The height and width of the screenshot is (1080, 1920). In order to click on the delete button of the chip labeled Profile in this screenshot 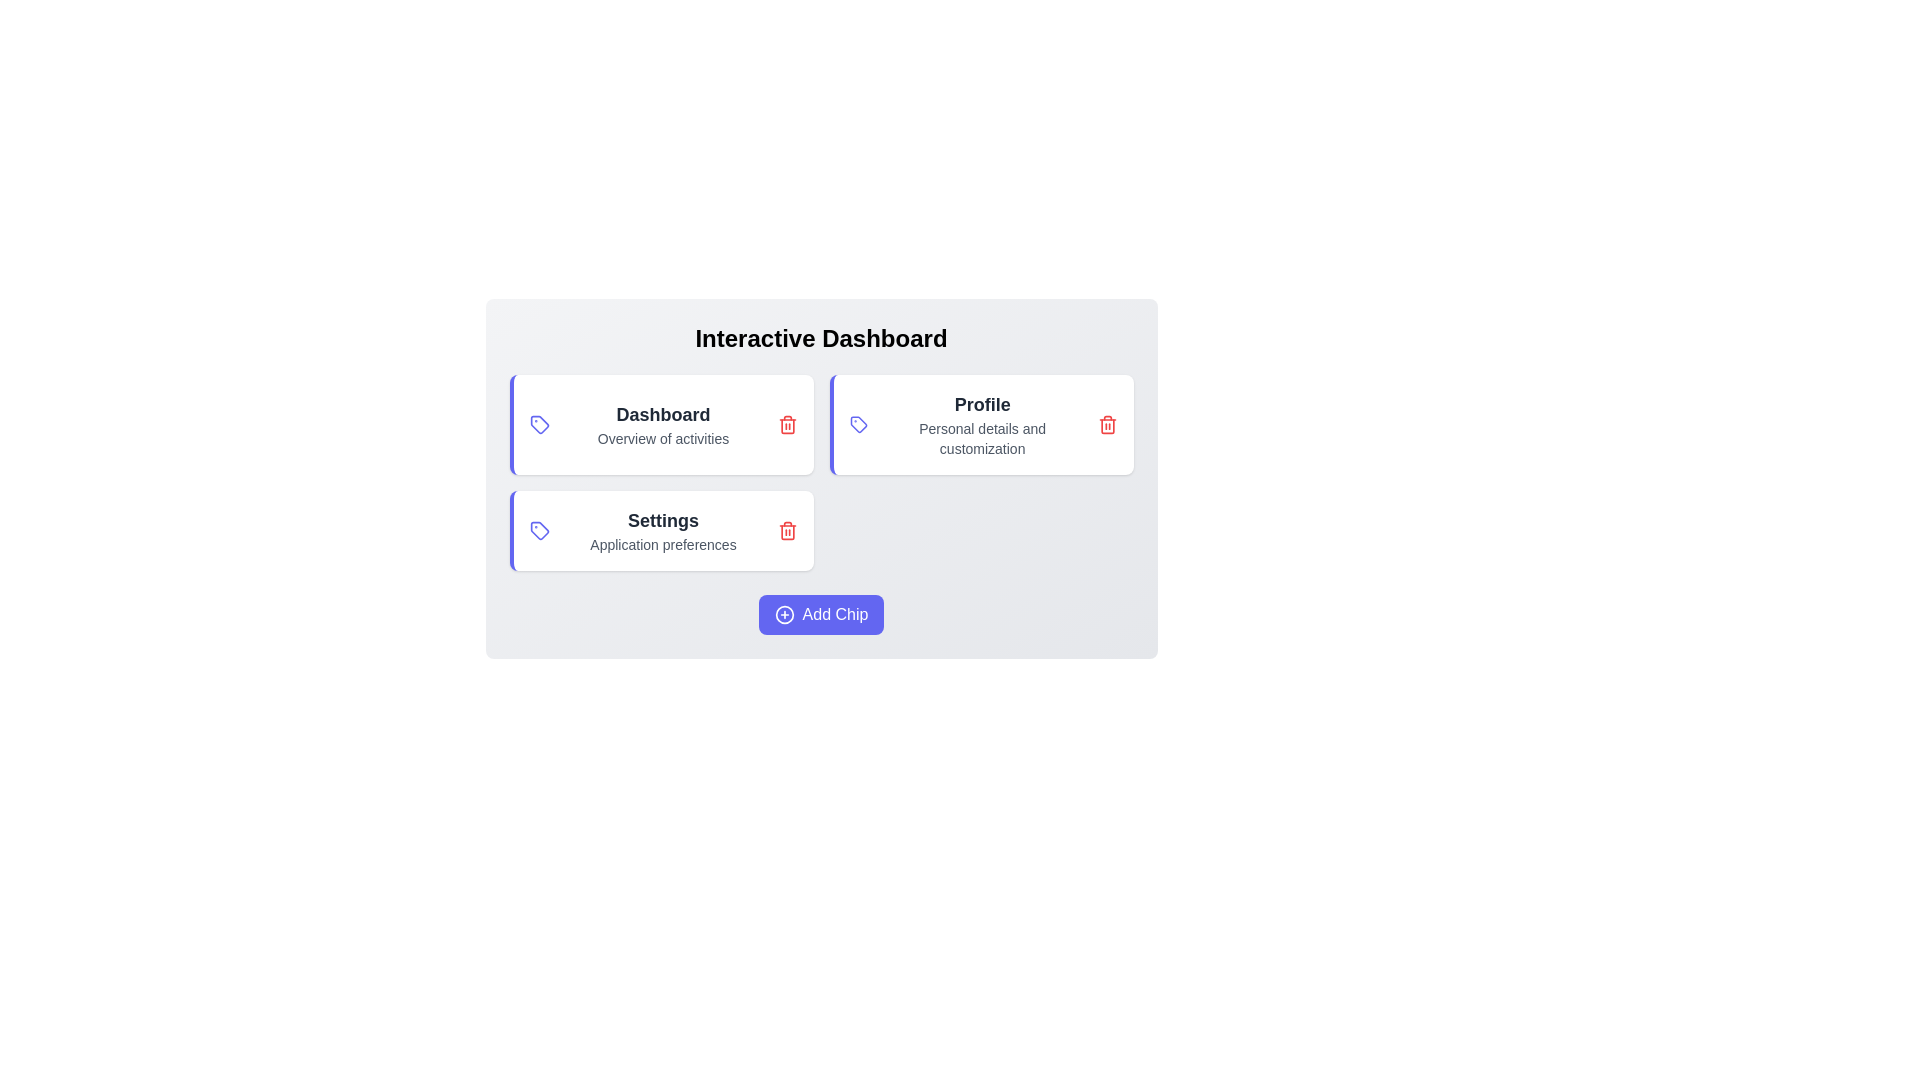, I will do `click(1106, 423)`.